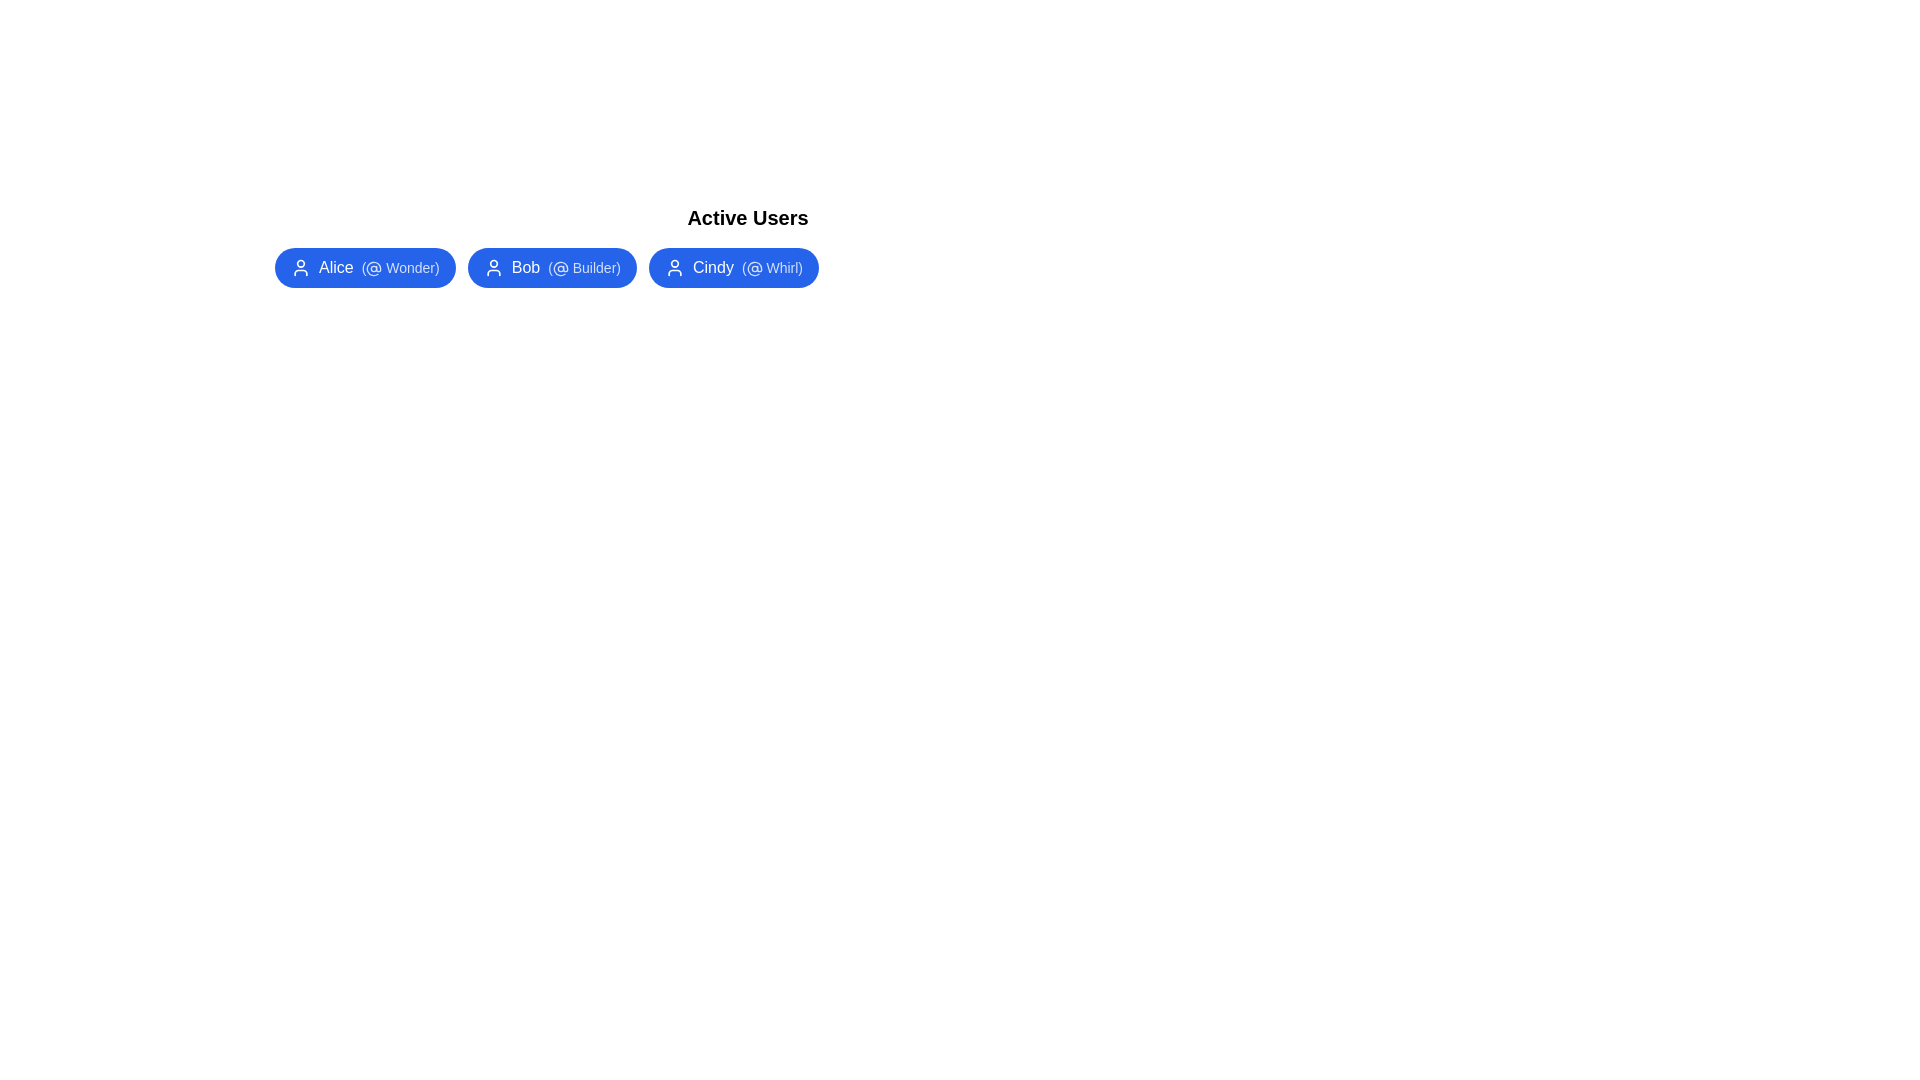 This screenshot has width=1920, height=1080. Describe the element at coordinates (771, 266) in the screenshot. I see `the alias Whirl within the user chip` at that location.